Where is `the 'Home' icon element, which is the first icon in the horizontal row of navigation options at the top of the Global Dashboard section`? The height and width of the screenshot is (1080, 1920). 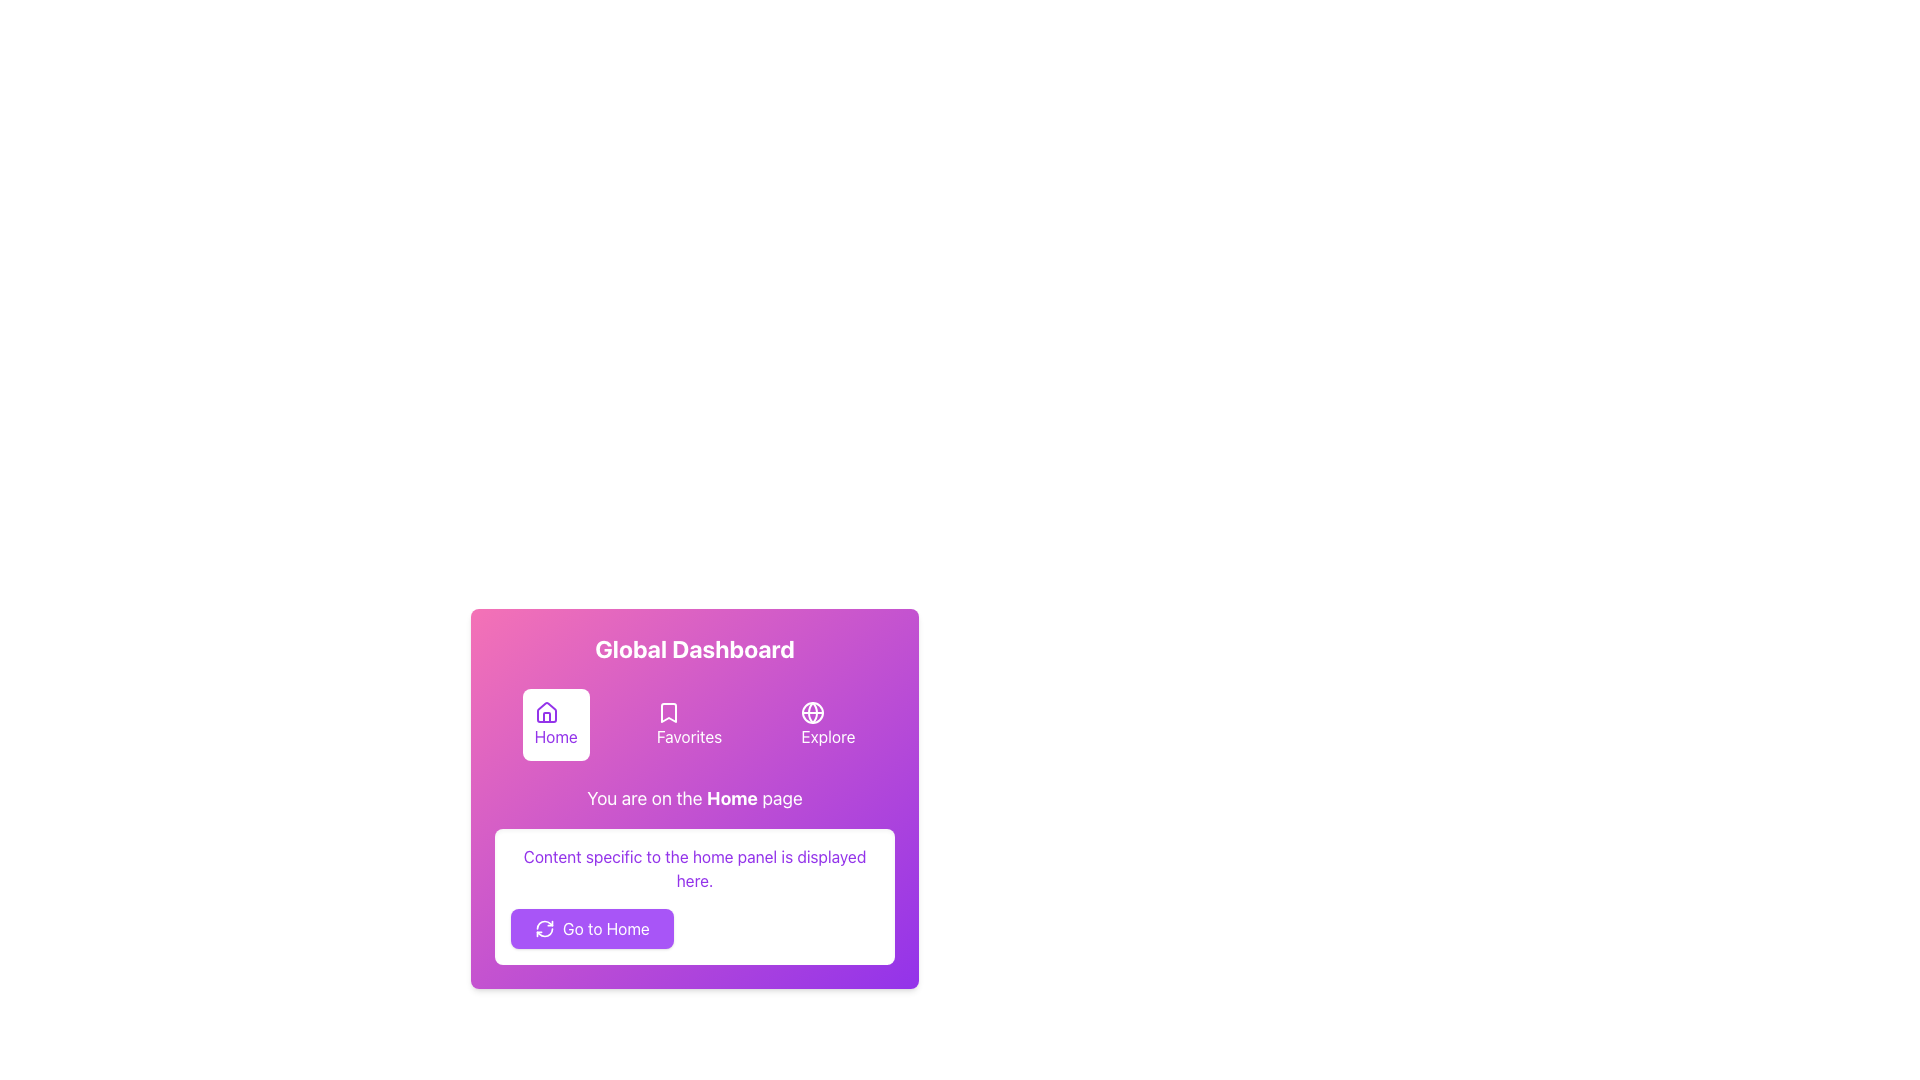
the 'Home' icon element, which is the first icon in the horizontal row of navigation options at the top of the Global Dashboard section is located at coordinates (546, 711).